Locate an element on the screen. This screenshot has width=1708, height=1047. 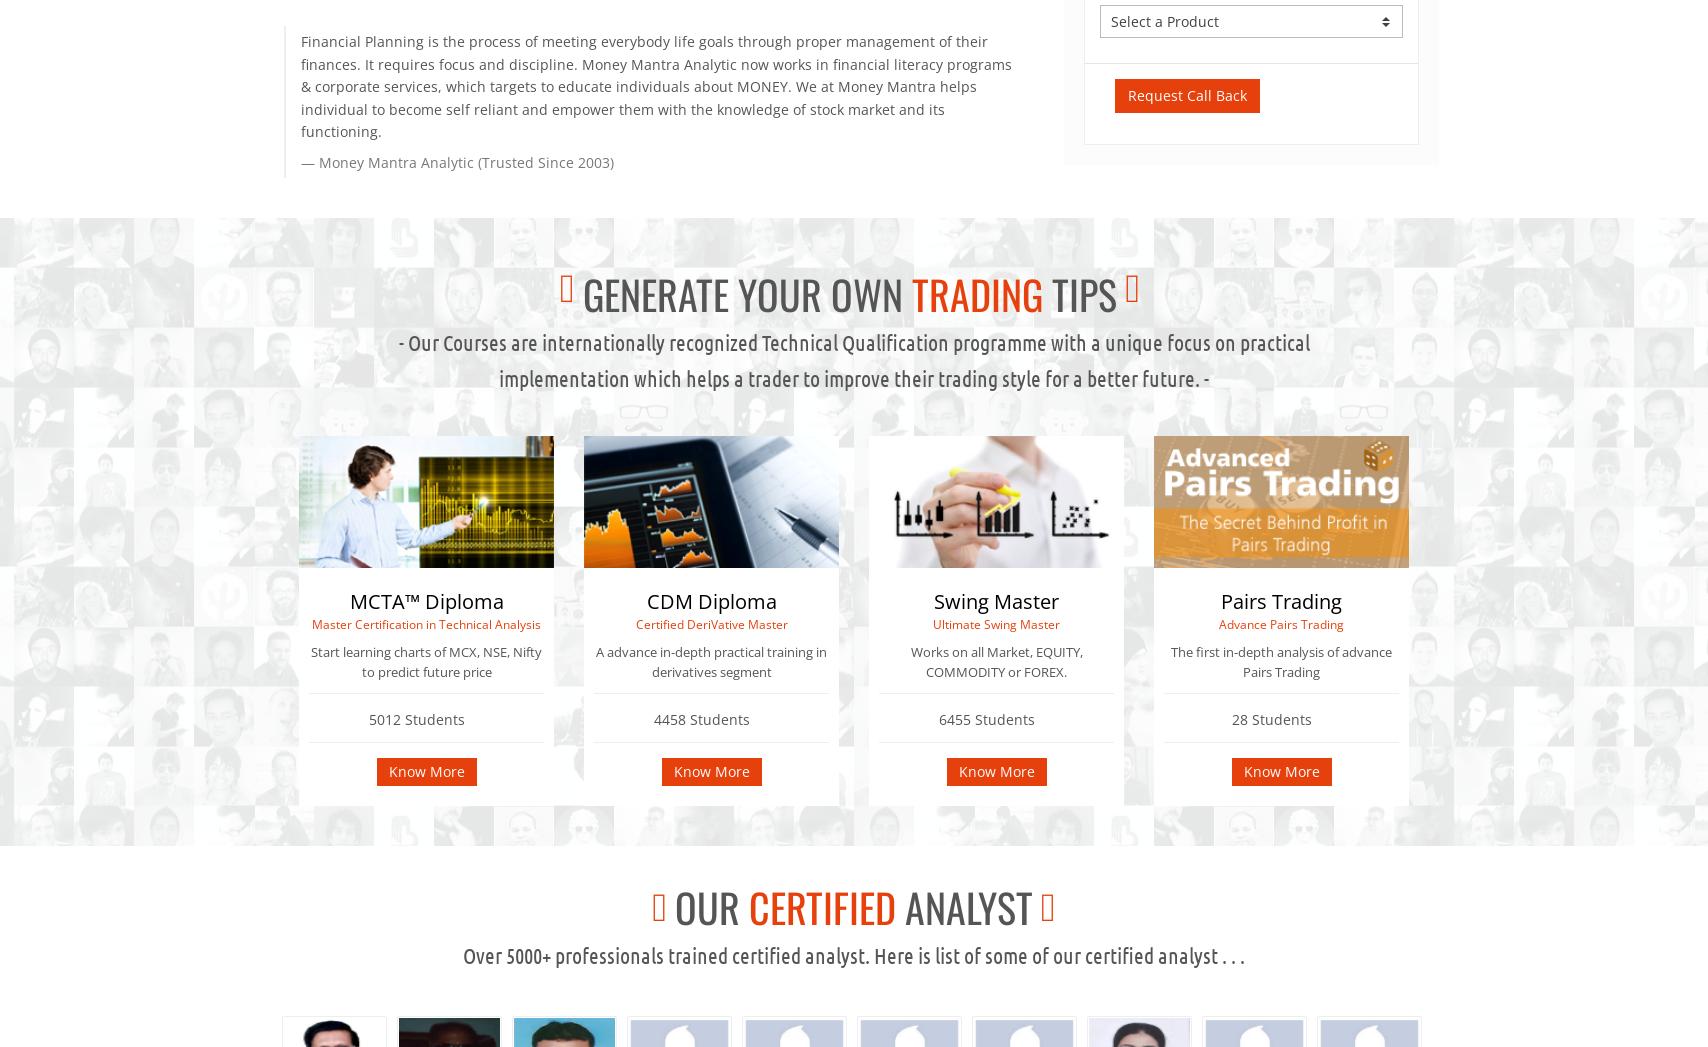
'MCTA™ Diploma' is located at coordinates (348, 600).